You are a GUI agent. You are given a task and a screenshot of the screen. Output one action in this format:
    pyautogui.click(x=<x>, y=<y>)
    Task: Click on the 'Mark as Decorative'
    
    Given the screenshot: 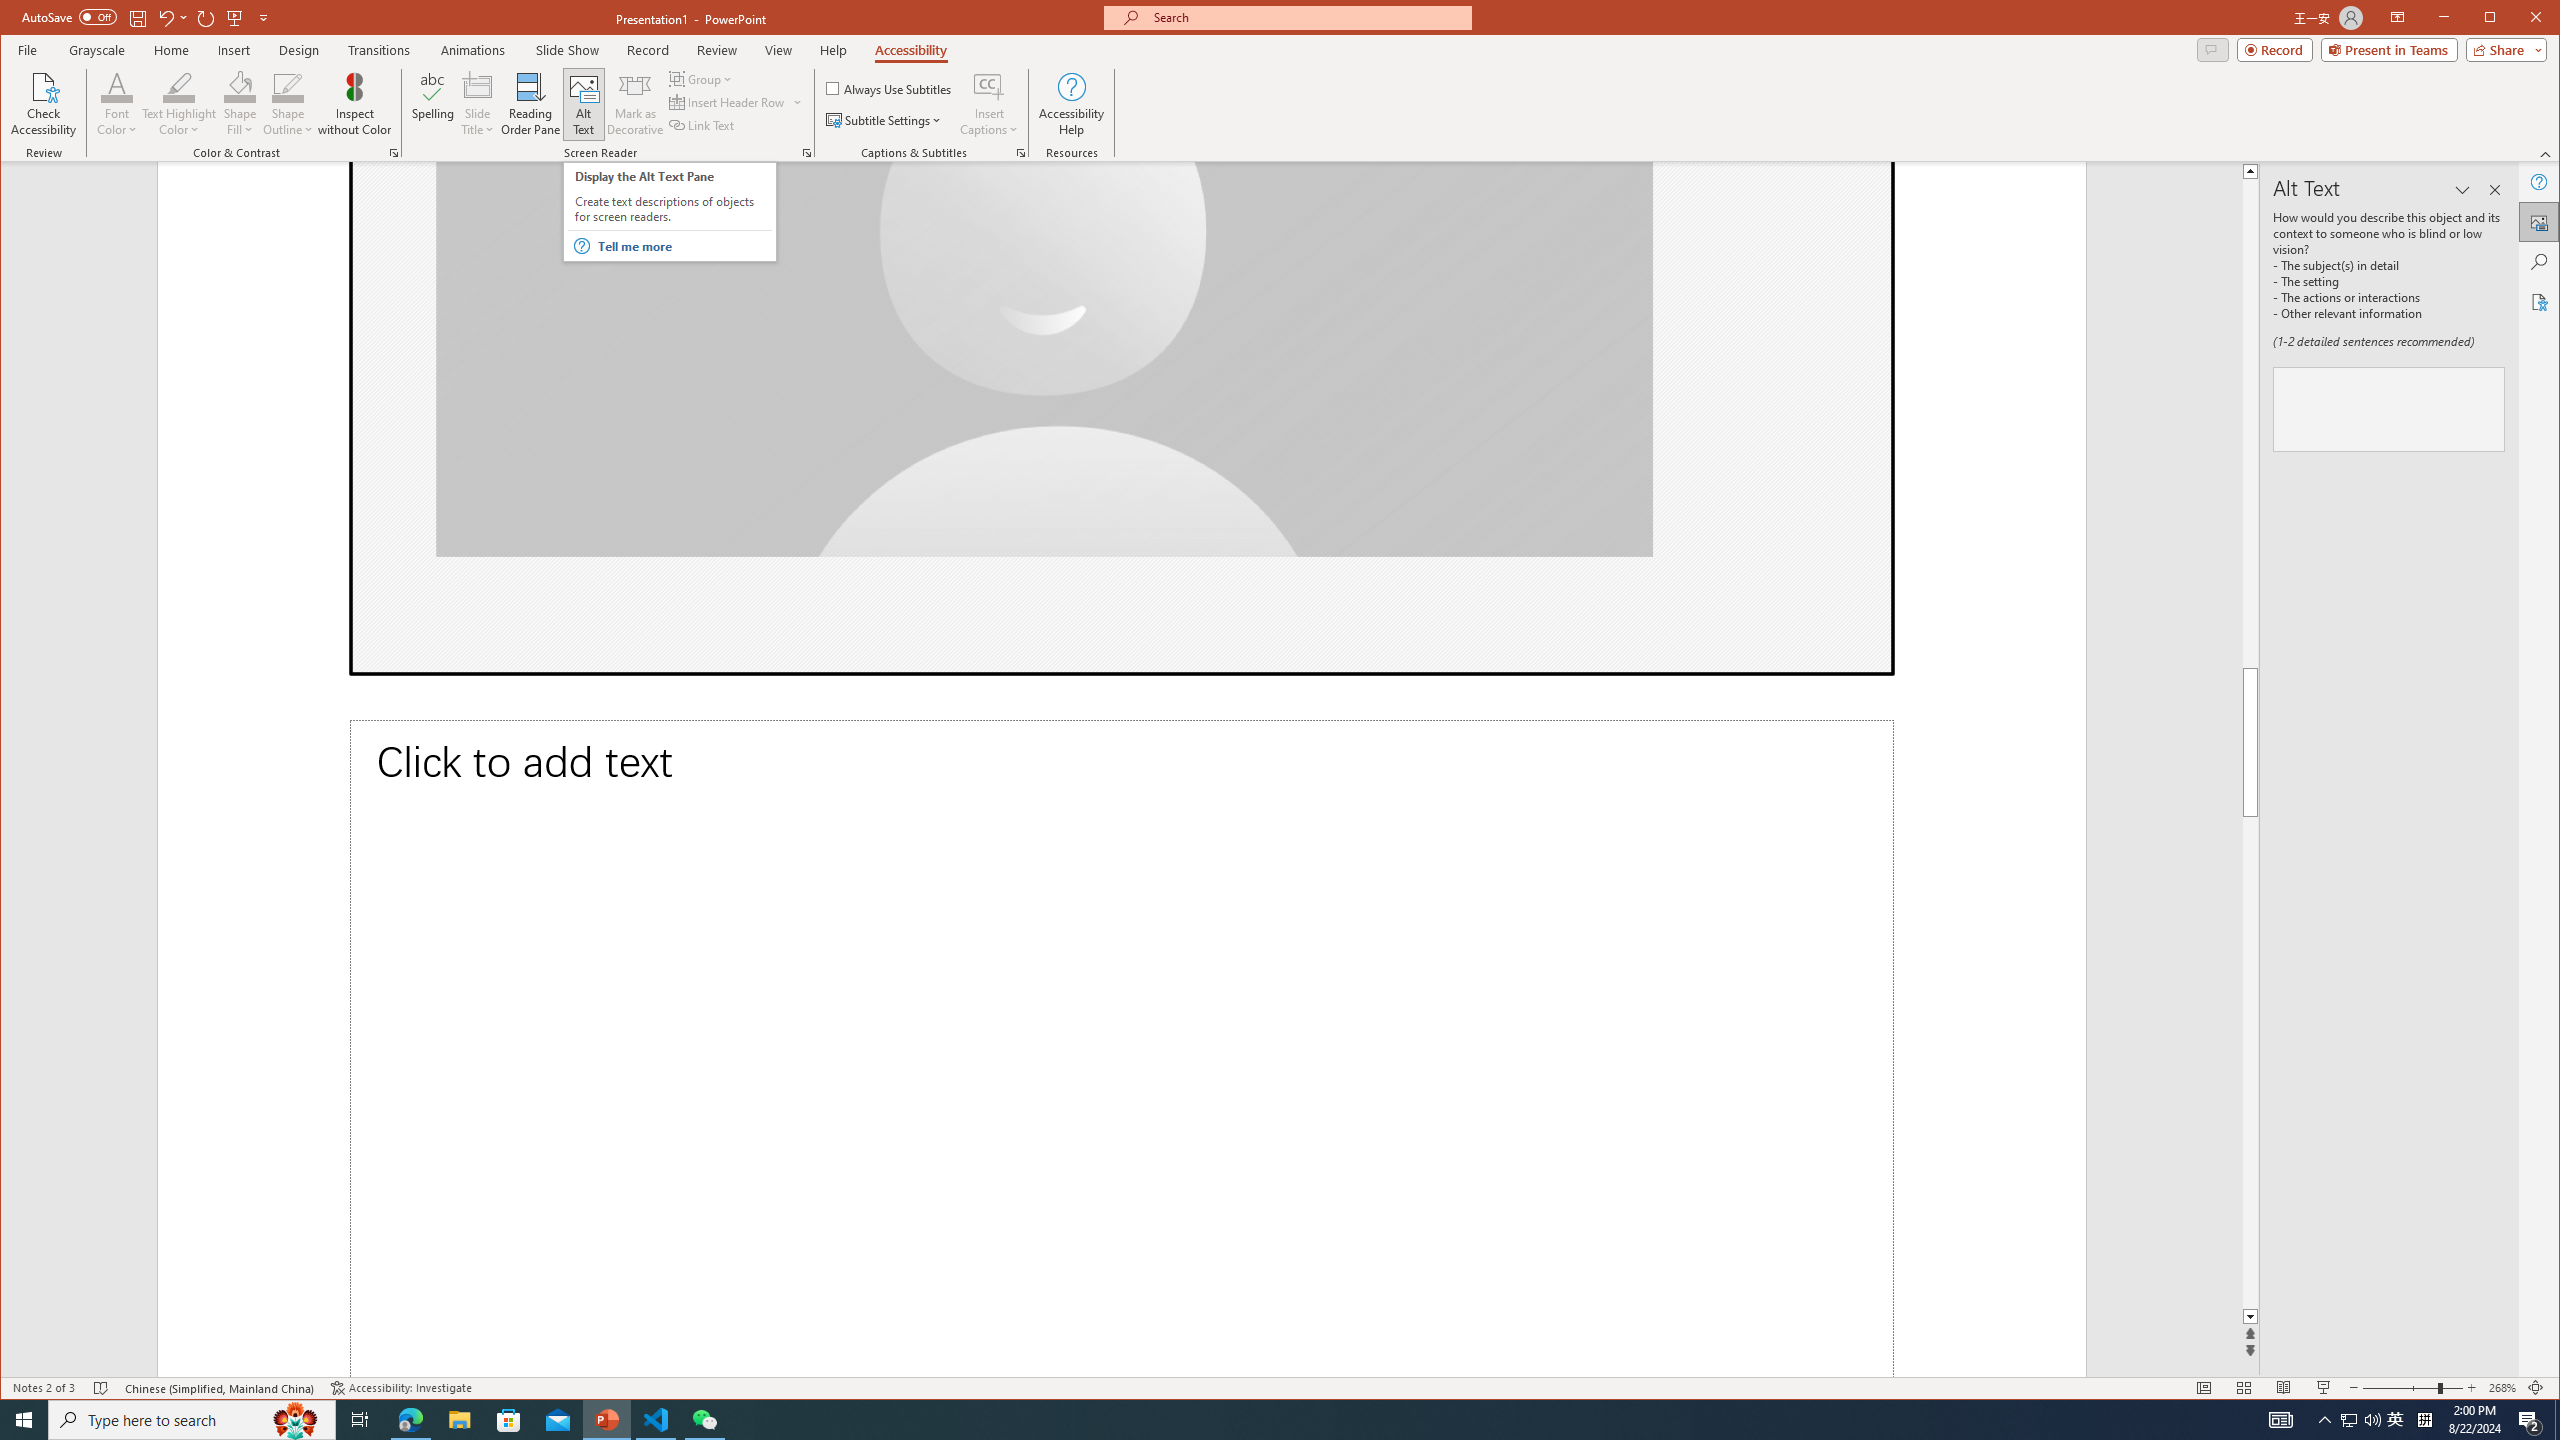 What is the action you would take?
    pyautogui.click(x=633, y=103)
    